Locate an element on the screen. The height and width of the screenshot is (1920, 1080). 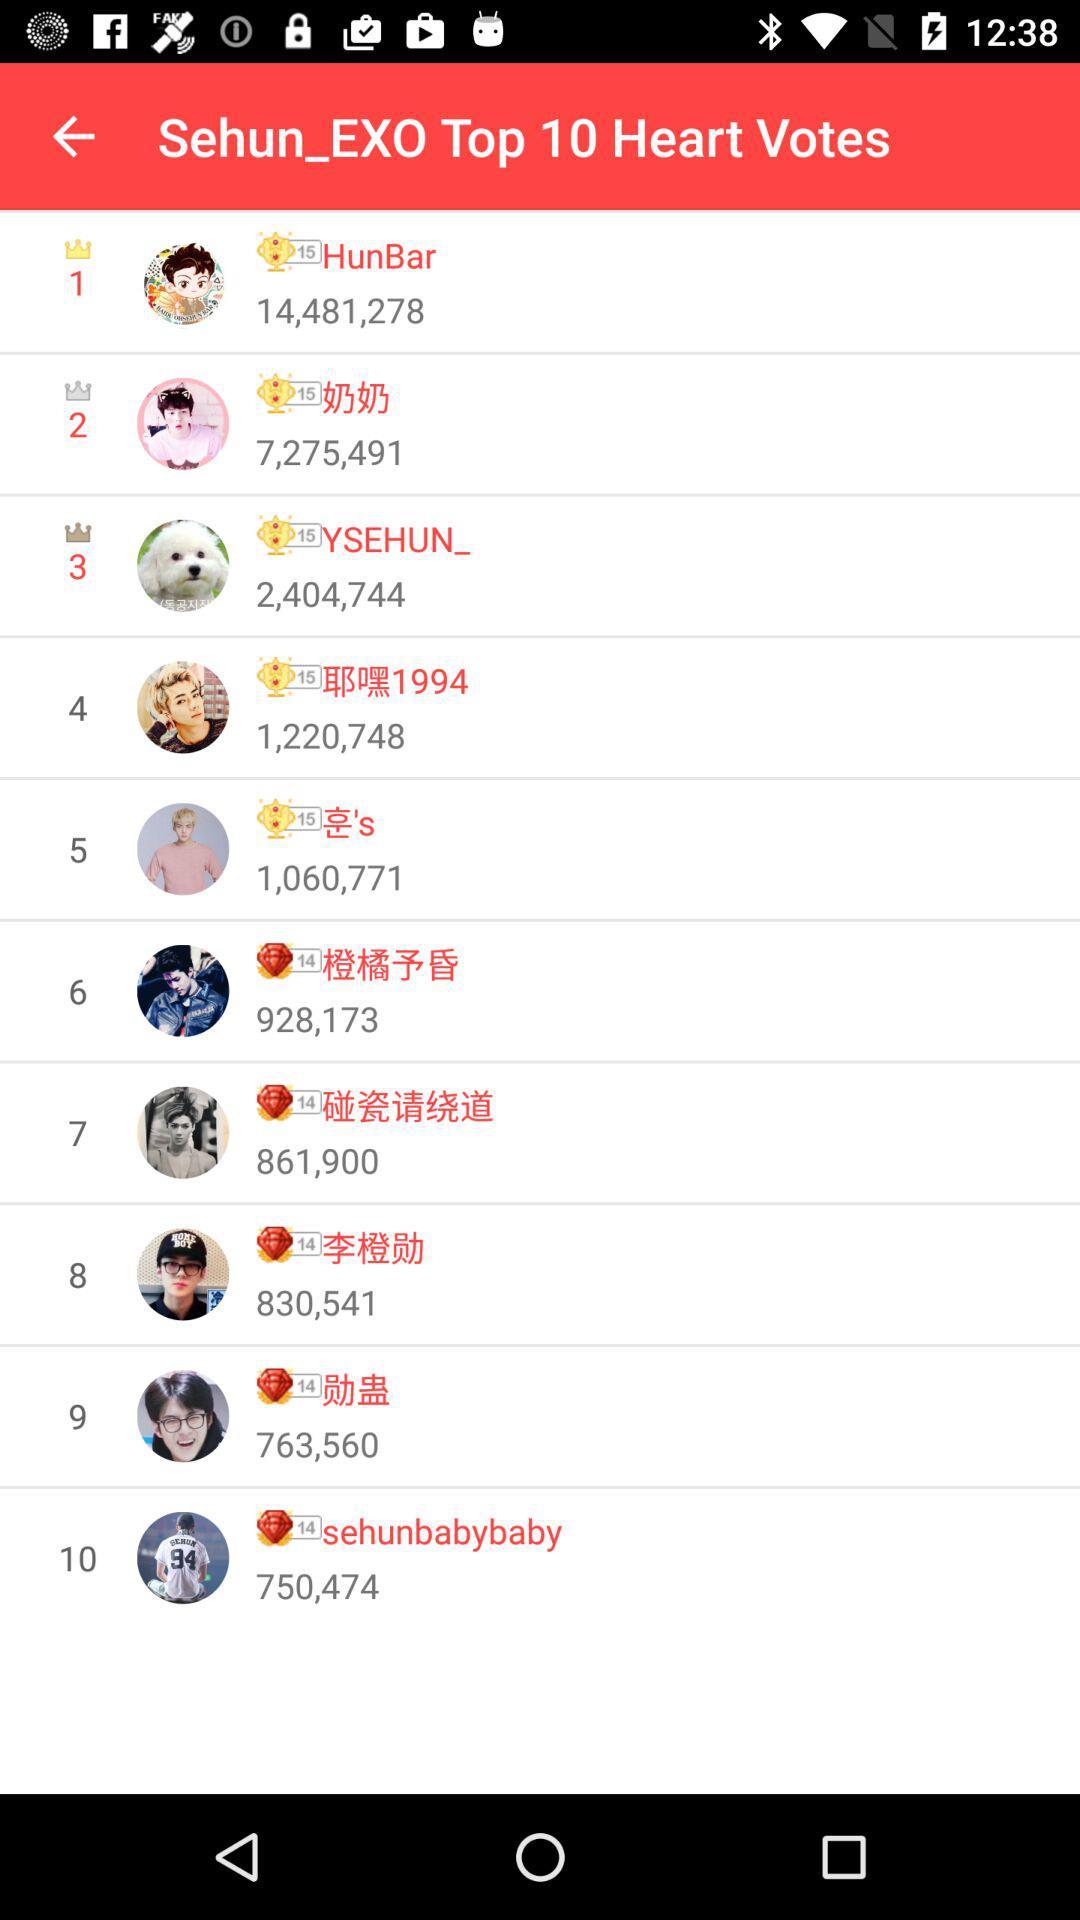
the 6 item is located at coordinates (76, 990).